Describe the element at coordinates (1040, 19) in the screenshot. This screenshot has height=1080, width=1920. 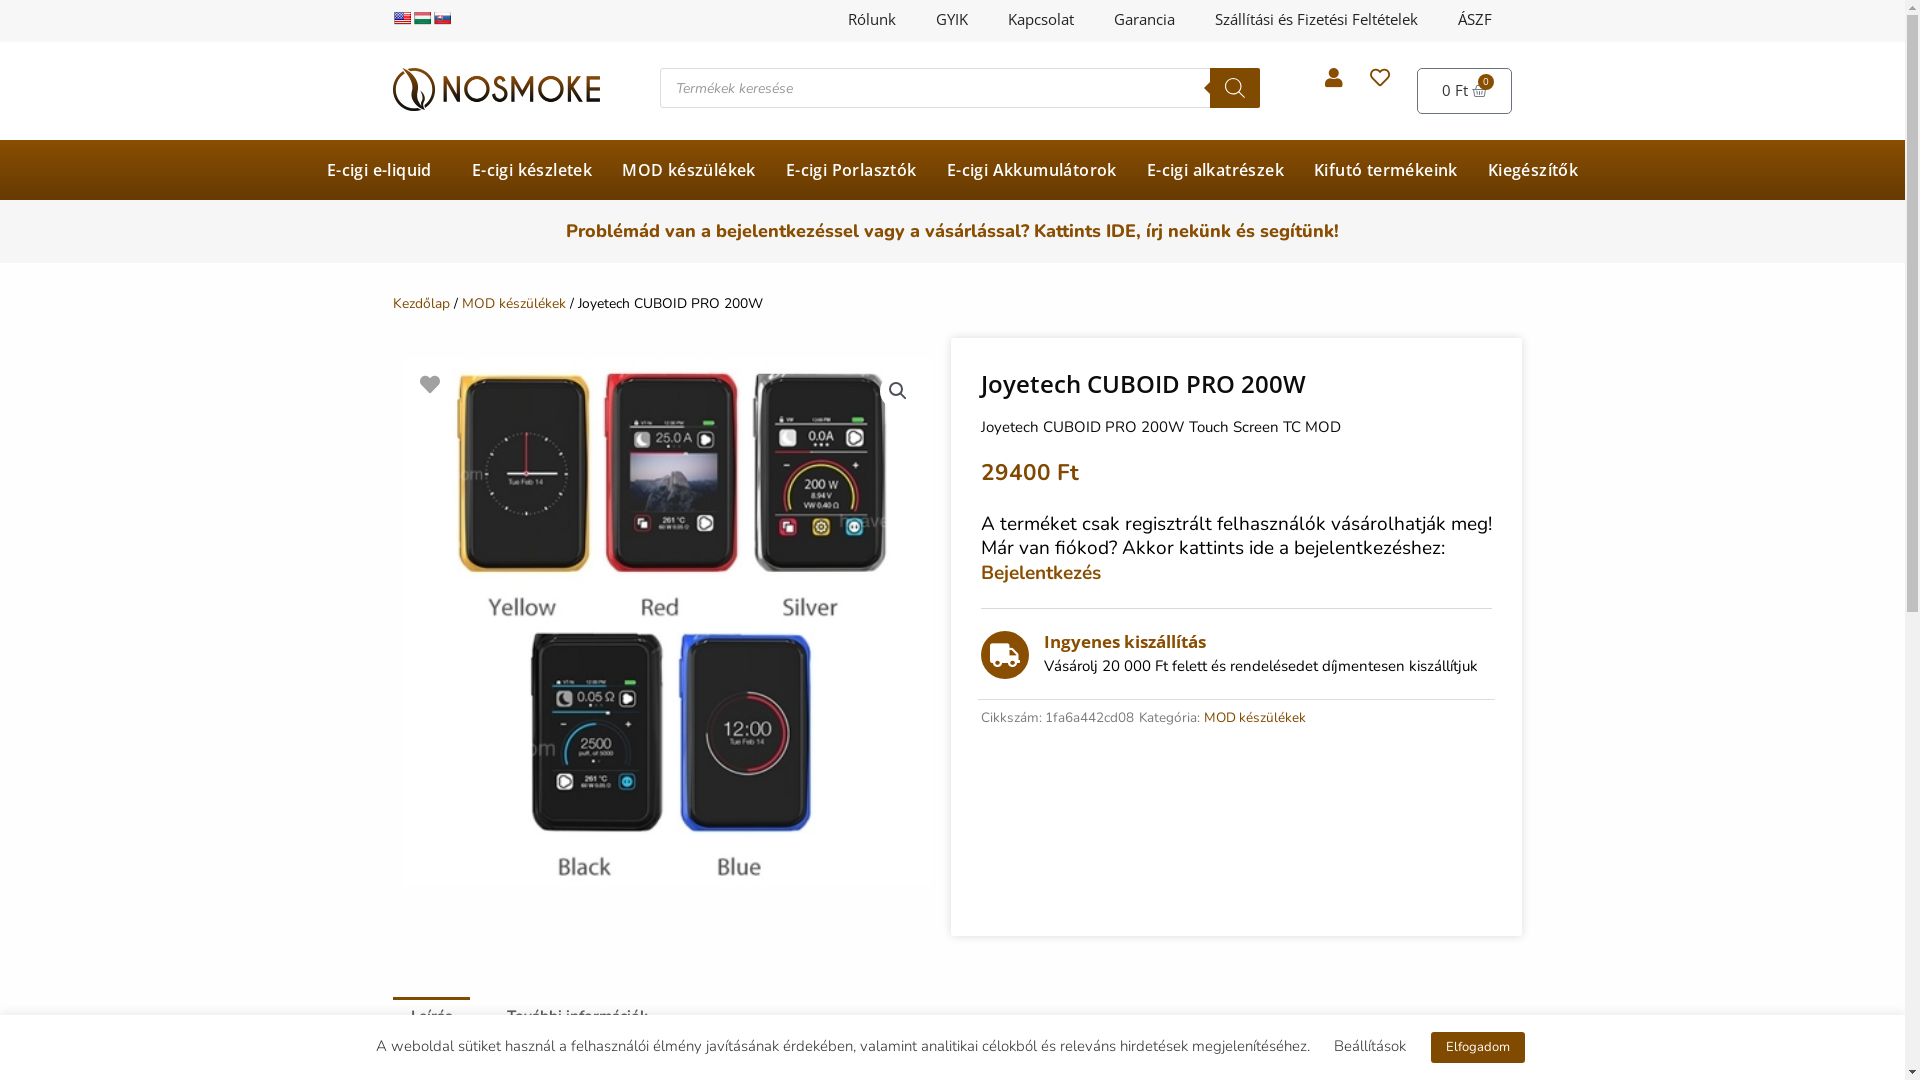
I see `'Kapcsolat'` at that location.